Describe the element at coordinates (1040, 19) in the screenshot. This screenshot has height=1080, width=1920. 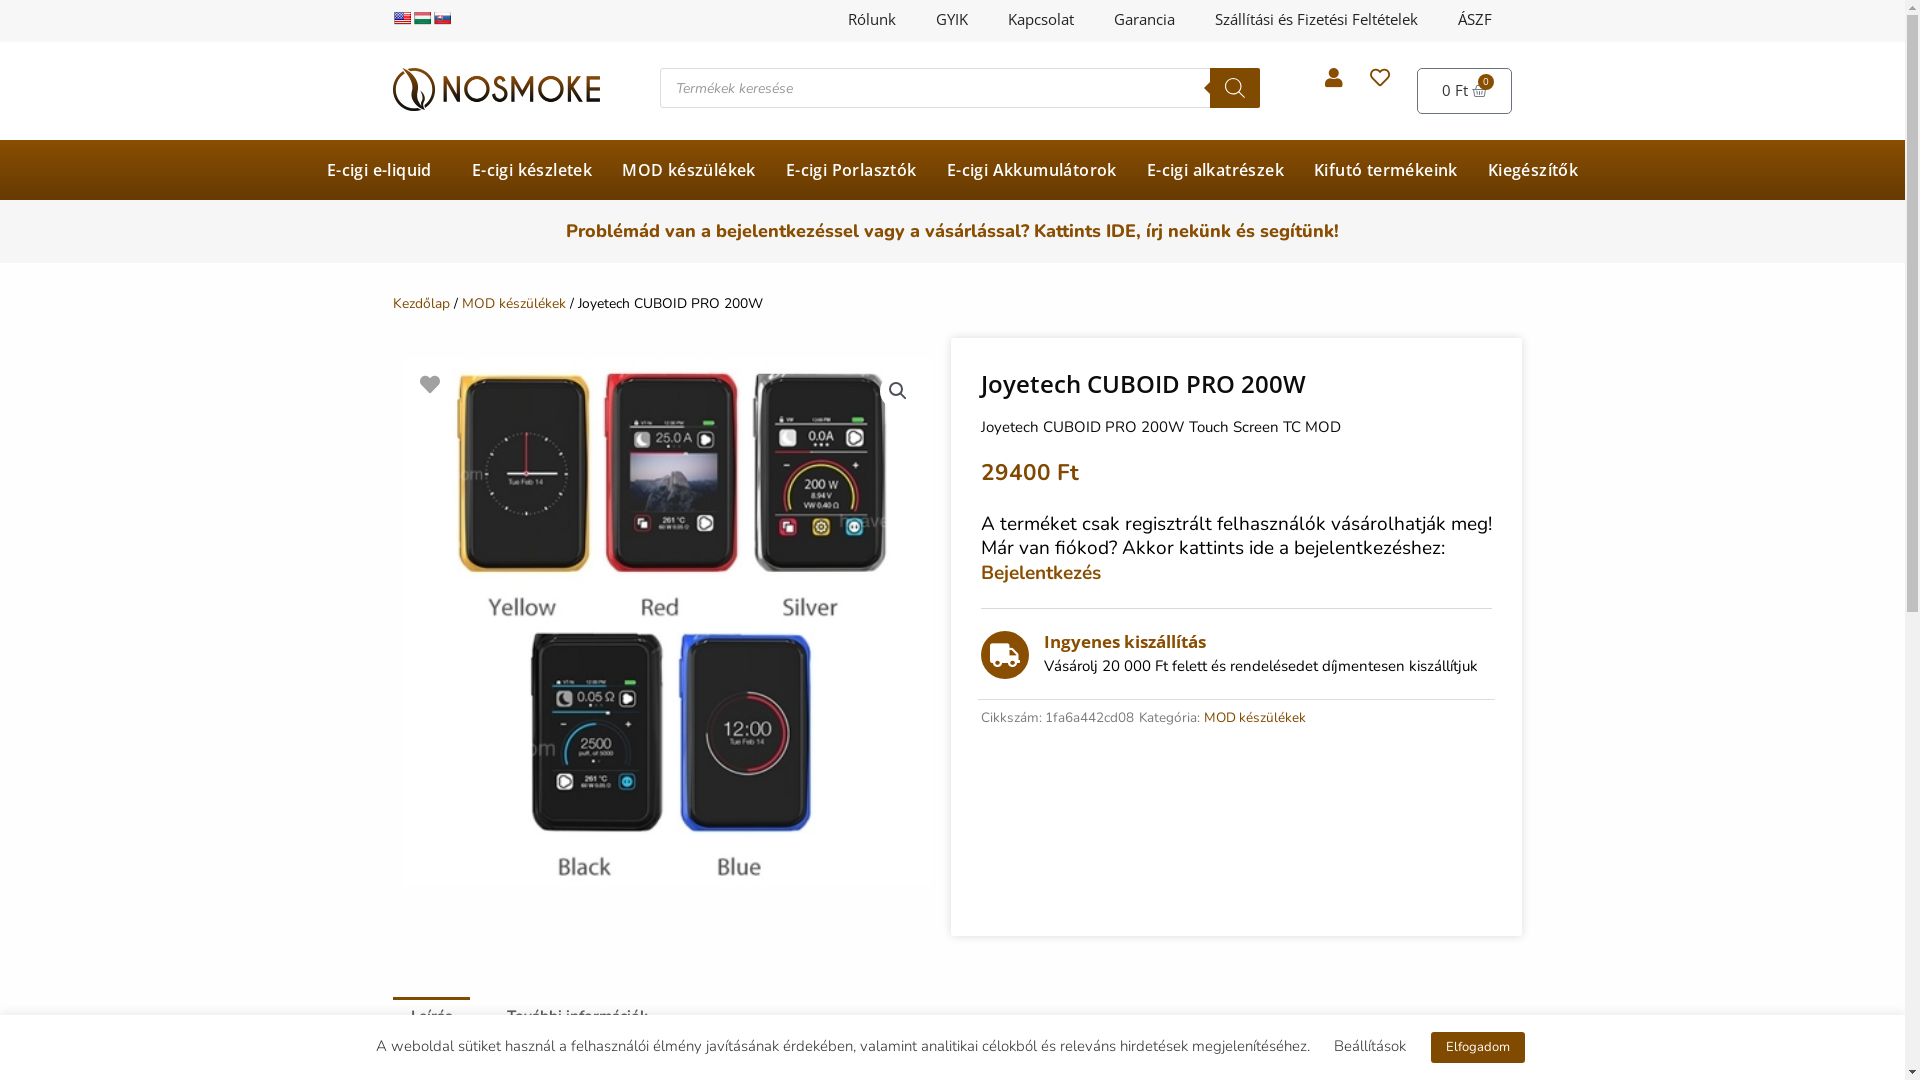
I see `'Kapcsolat'` at that location.